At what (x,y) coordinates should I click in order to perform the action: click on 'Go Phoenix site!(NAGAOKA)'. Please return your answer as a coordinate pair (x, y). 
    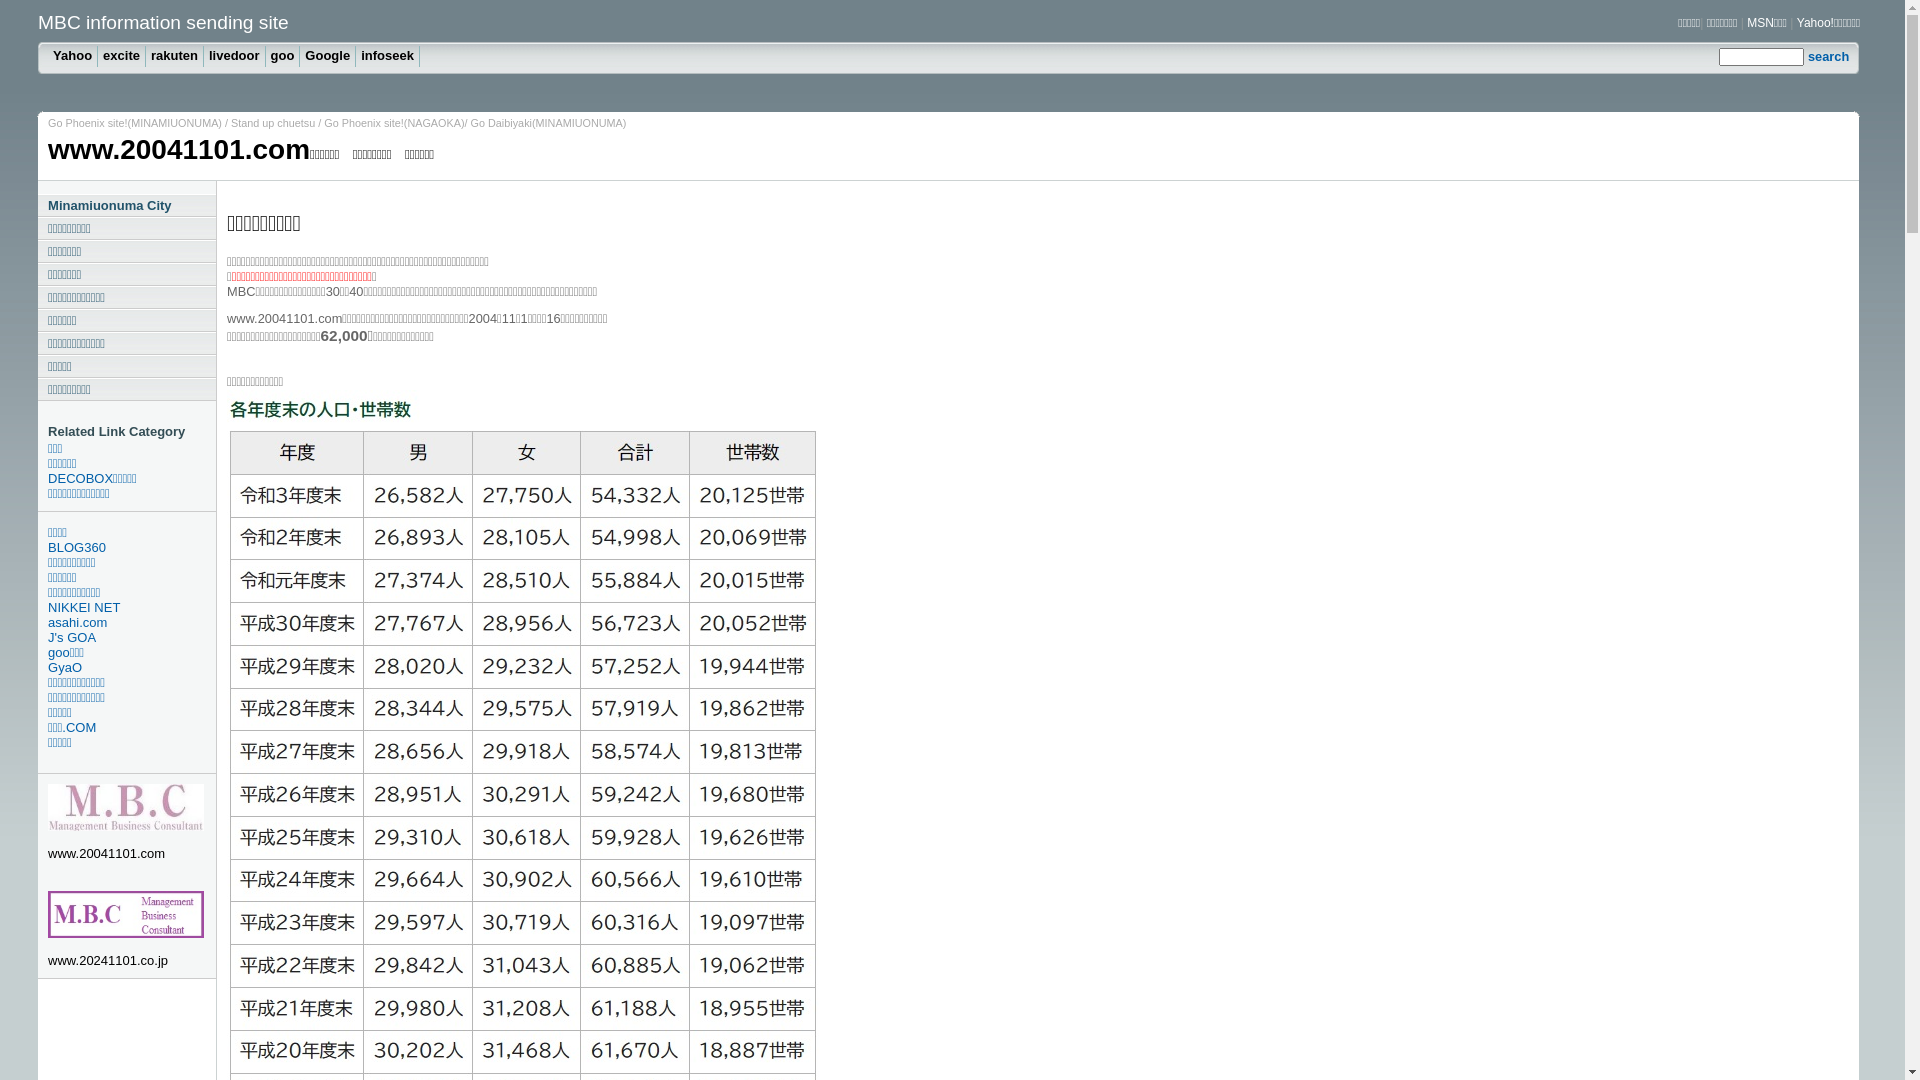
    Looking at the image, I should click on (324, 123).